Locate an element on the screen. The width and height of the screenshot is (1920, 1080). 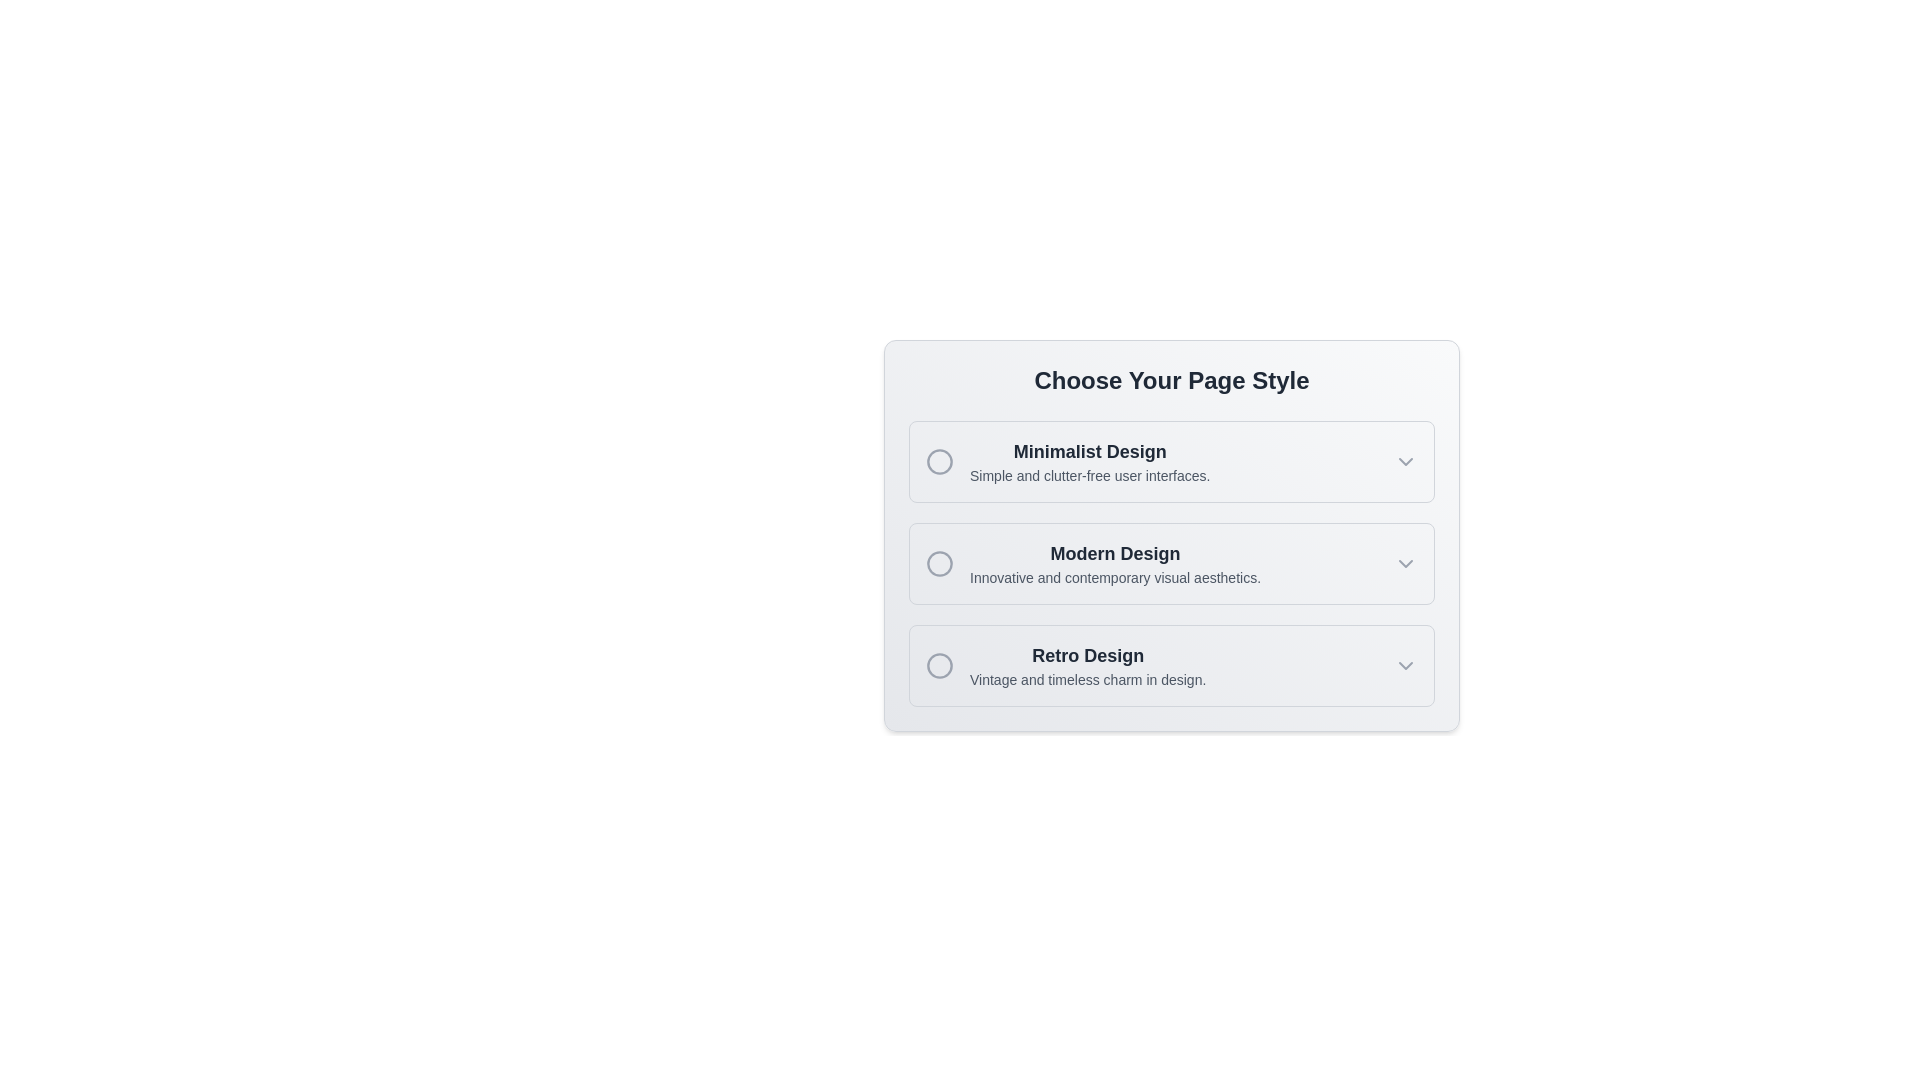
the Circle graphic component that signifies the state of 'Modern Design' selection in the 'Choose Your Page Style' interface is located at coordinates (939, 563).